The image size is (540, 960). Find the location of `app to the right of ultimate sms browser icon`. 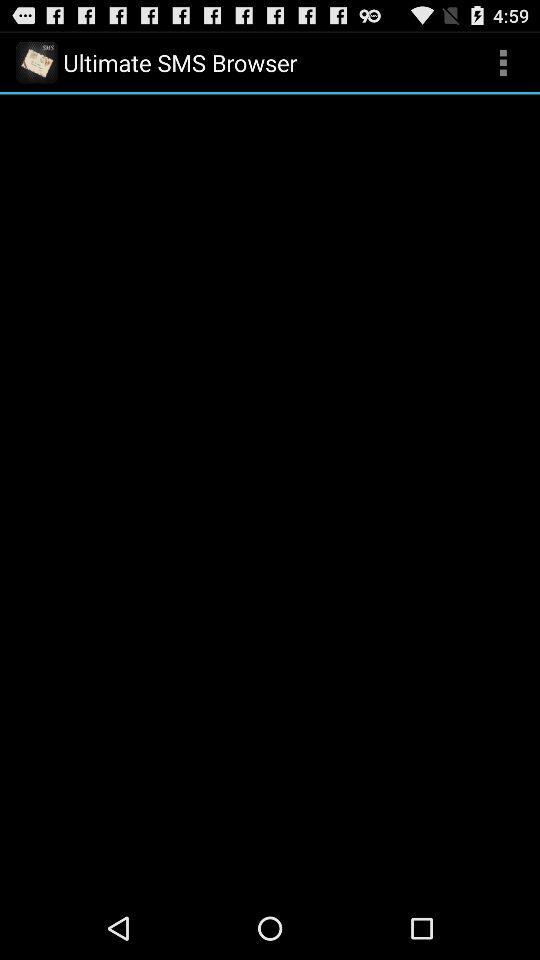

app to the right of ultimate sms browser icon is located at coordinates (502, 62).